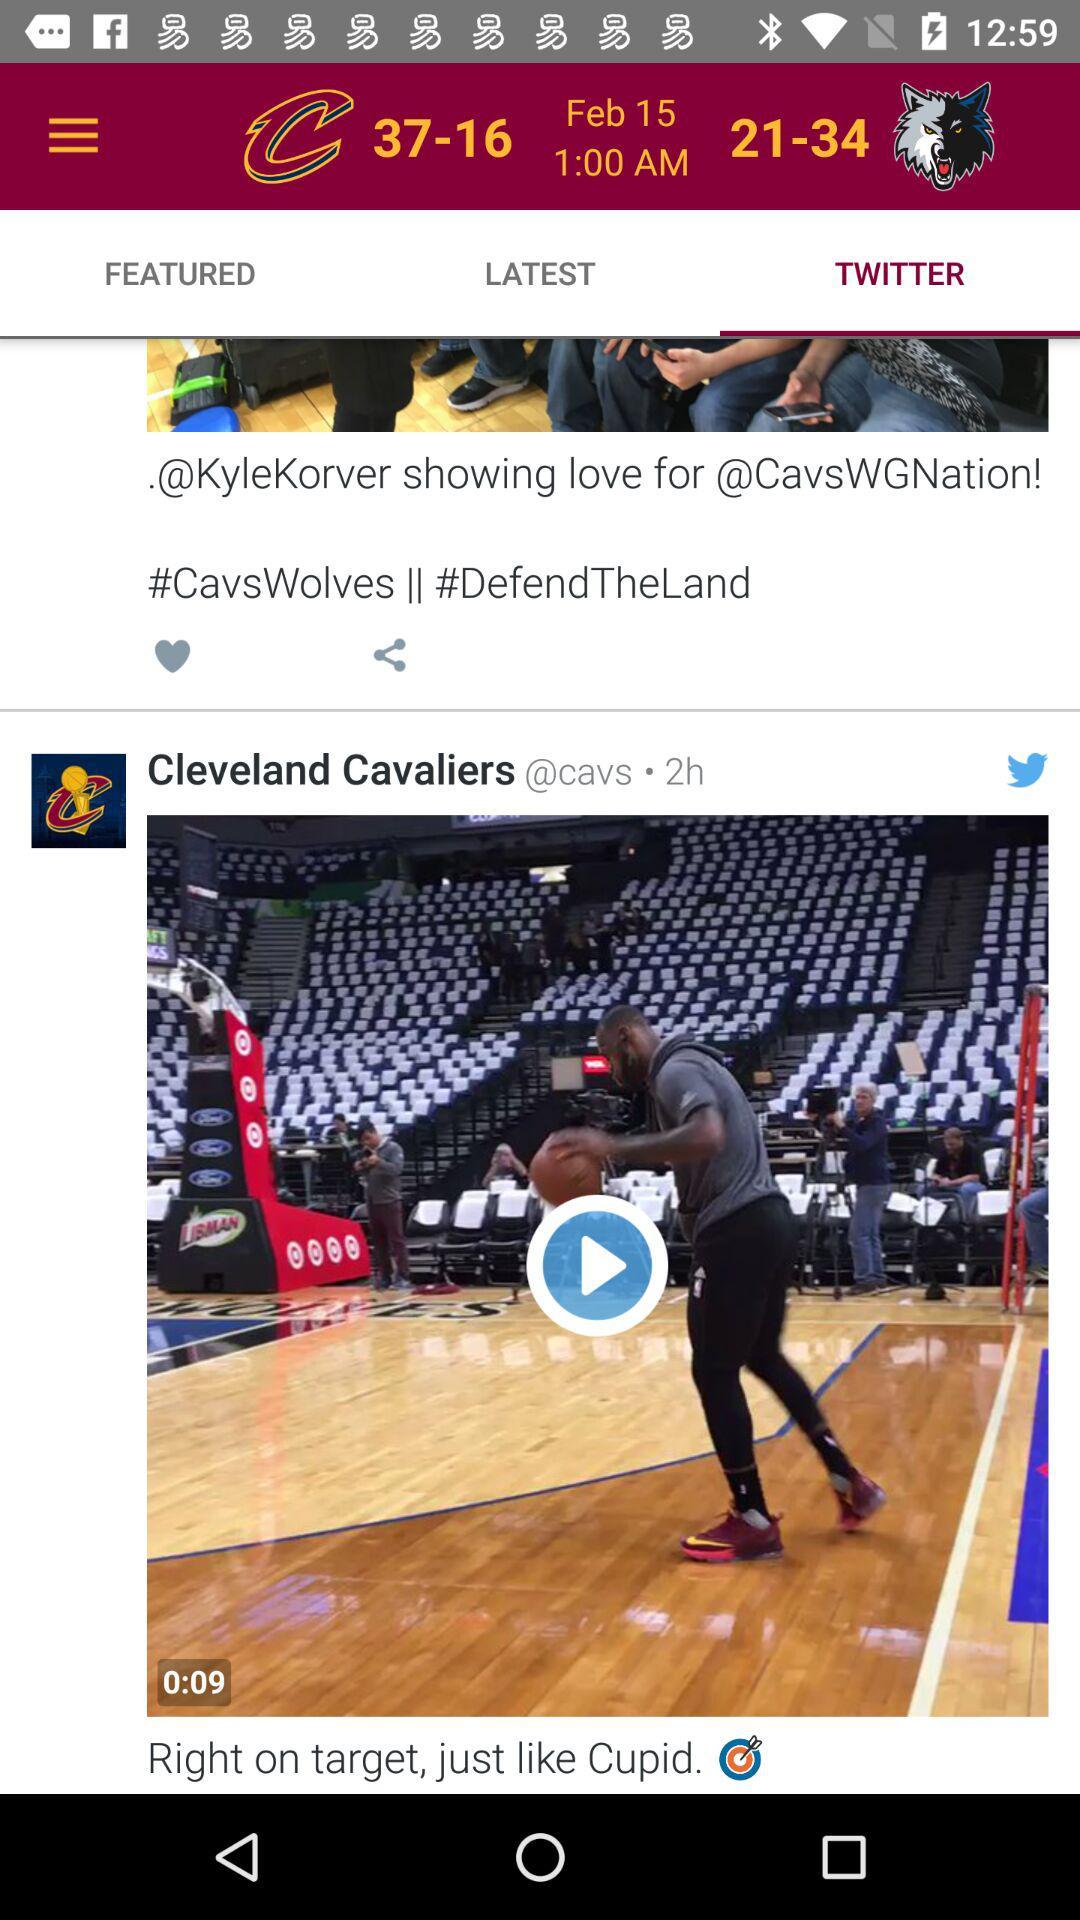 The image size is (1080, 1920). Describe the element at coordinates (574, 769) in the screenshot. I see `the @cavs` at that location.